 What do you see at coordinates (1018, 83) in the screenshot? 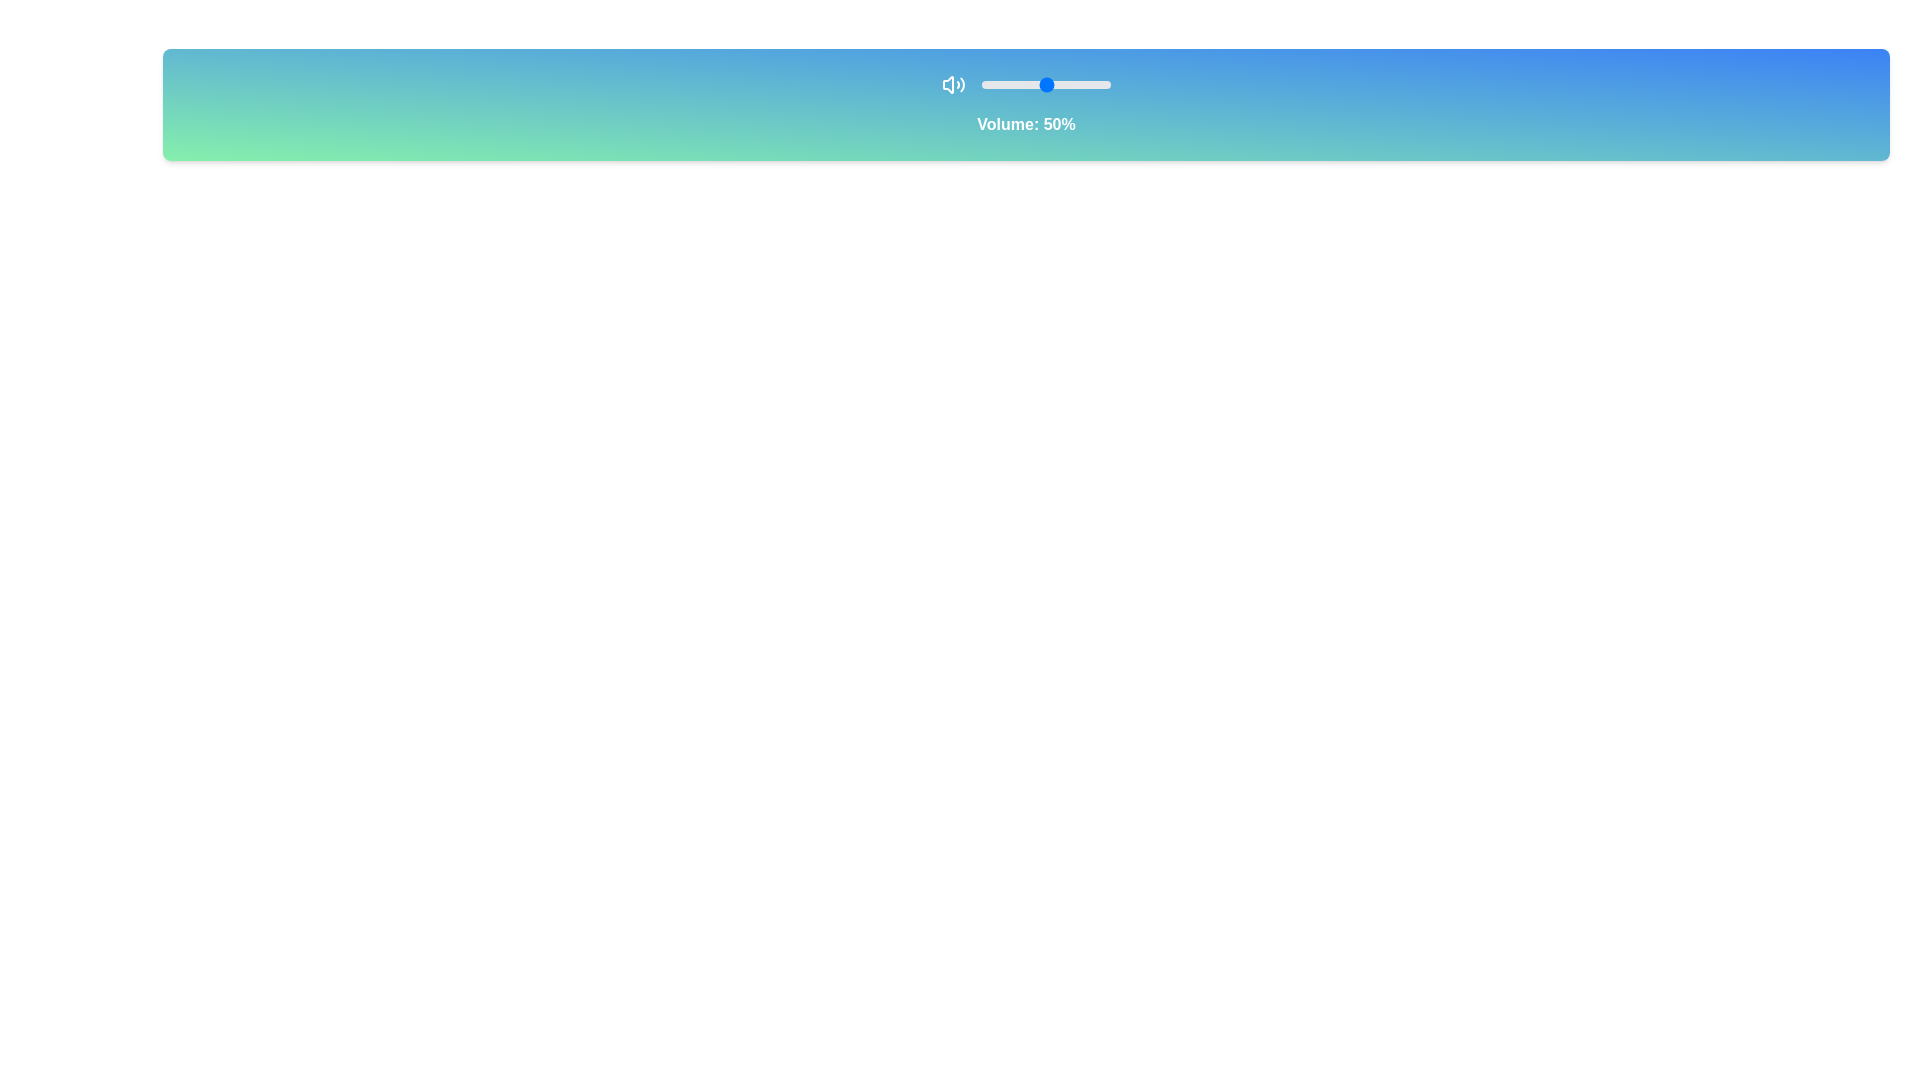
I see `the volume level on the slider` at bounding box center [1018, 83].